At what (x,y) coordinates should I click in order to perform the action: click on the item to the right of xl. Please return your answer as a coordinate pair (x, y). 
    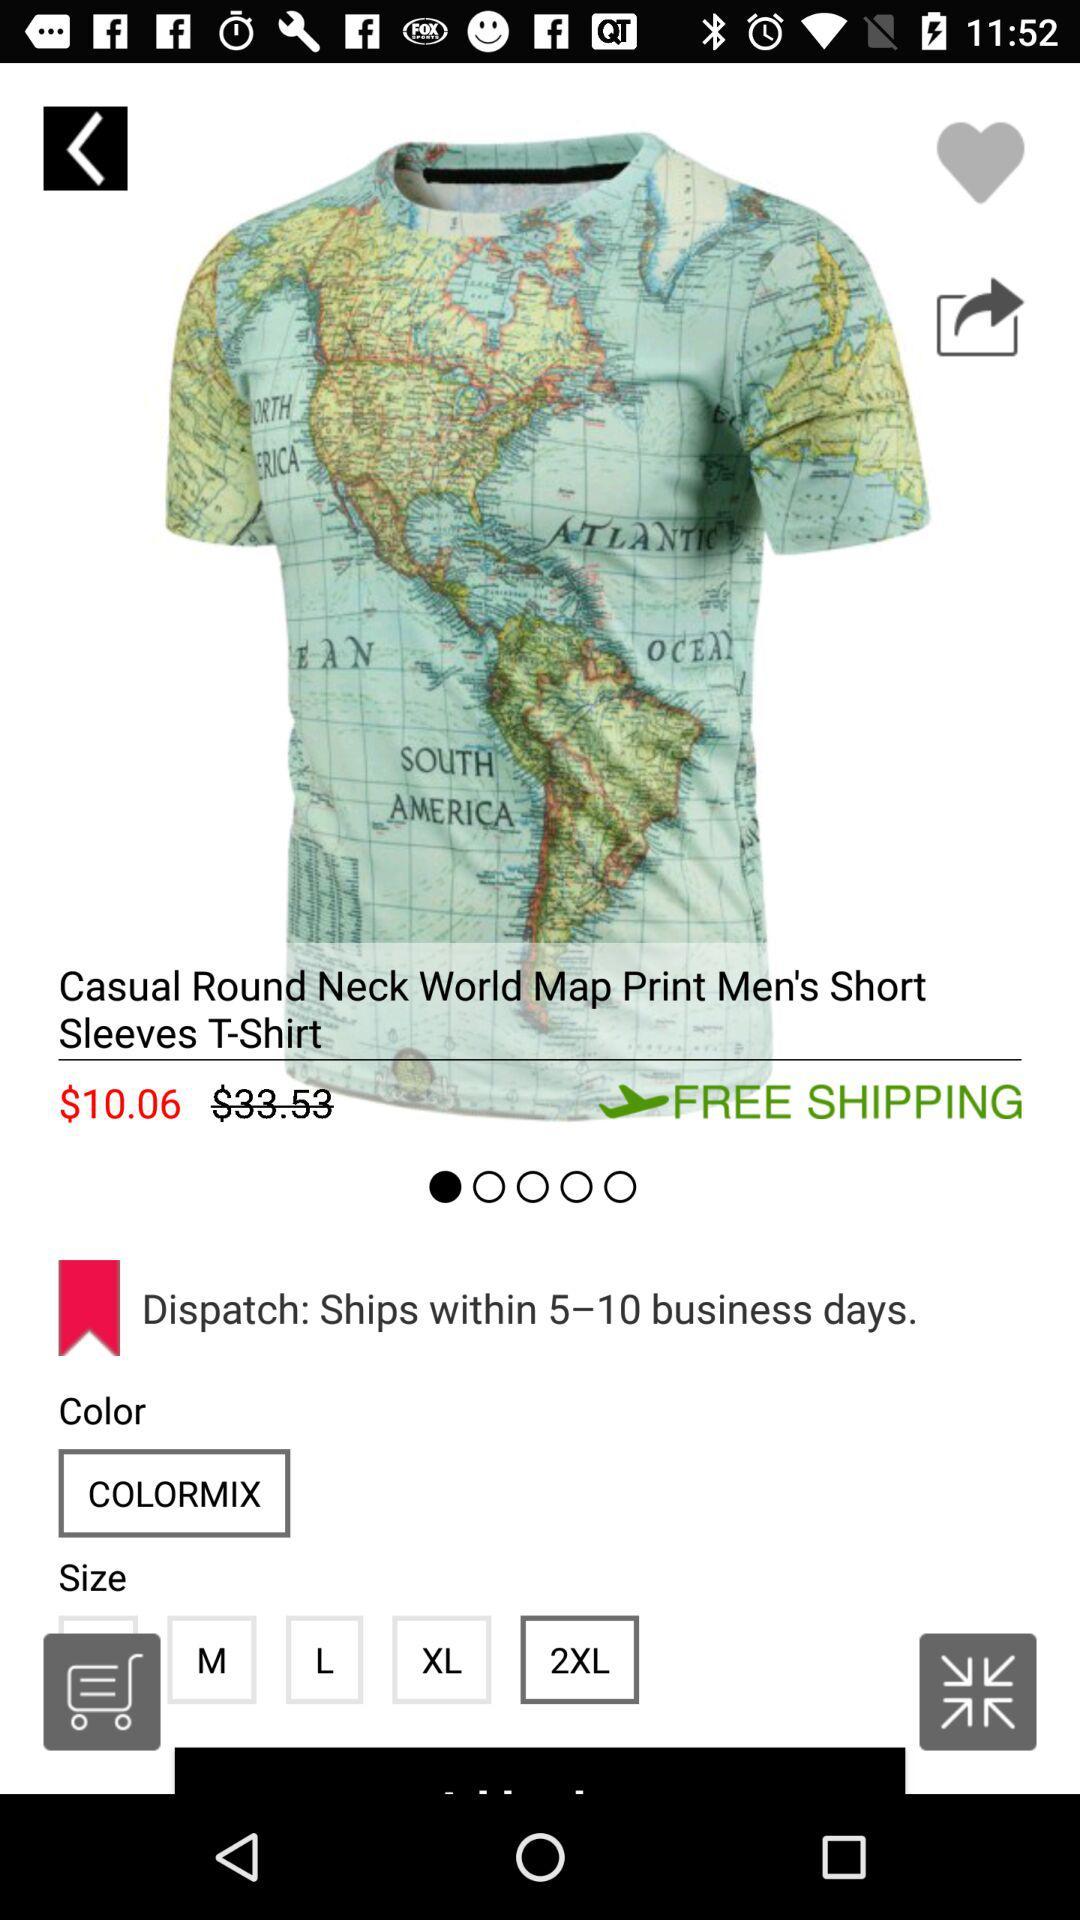
    Looking at the image, I should click on (579, 1659).